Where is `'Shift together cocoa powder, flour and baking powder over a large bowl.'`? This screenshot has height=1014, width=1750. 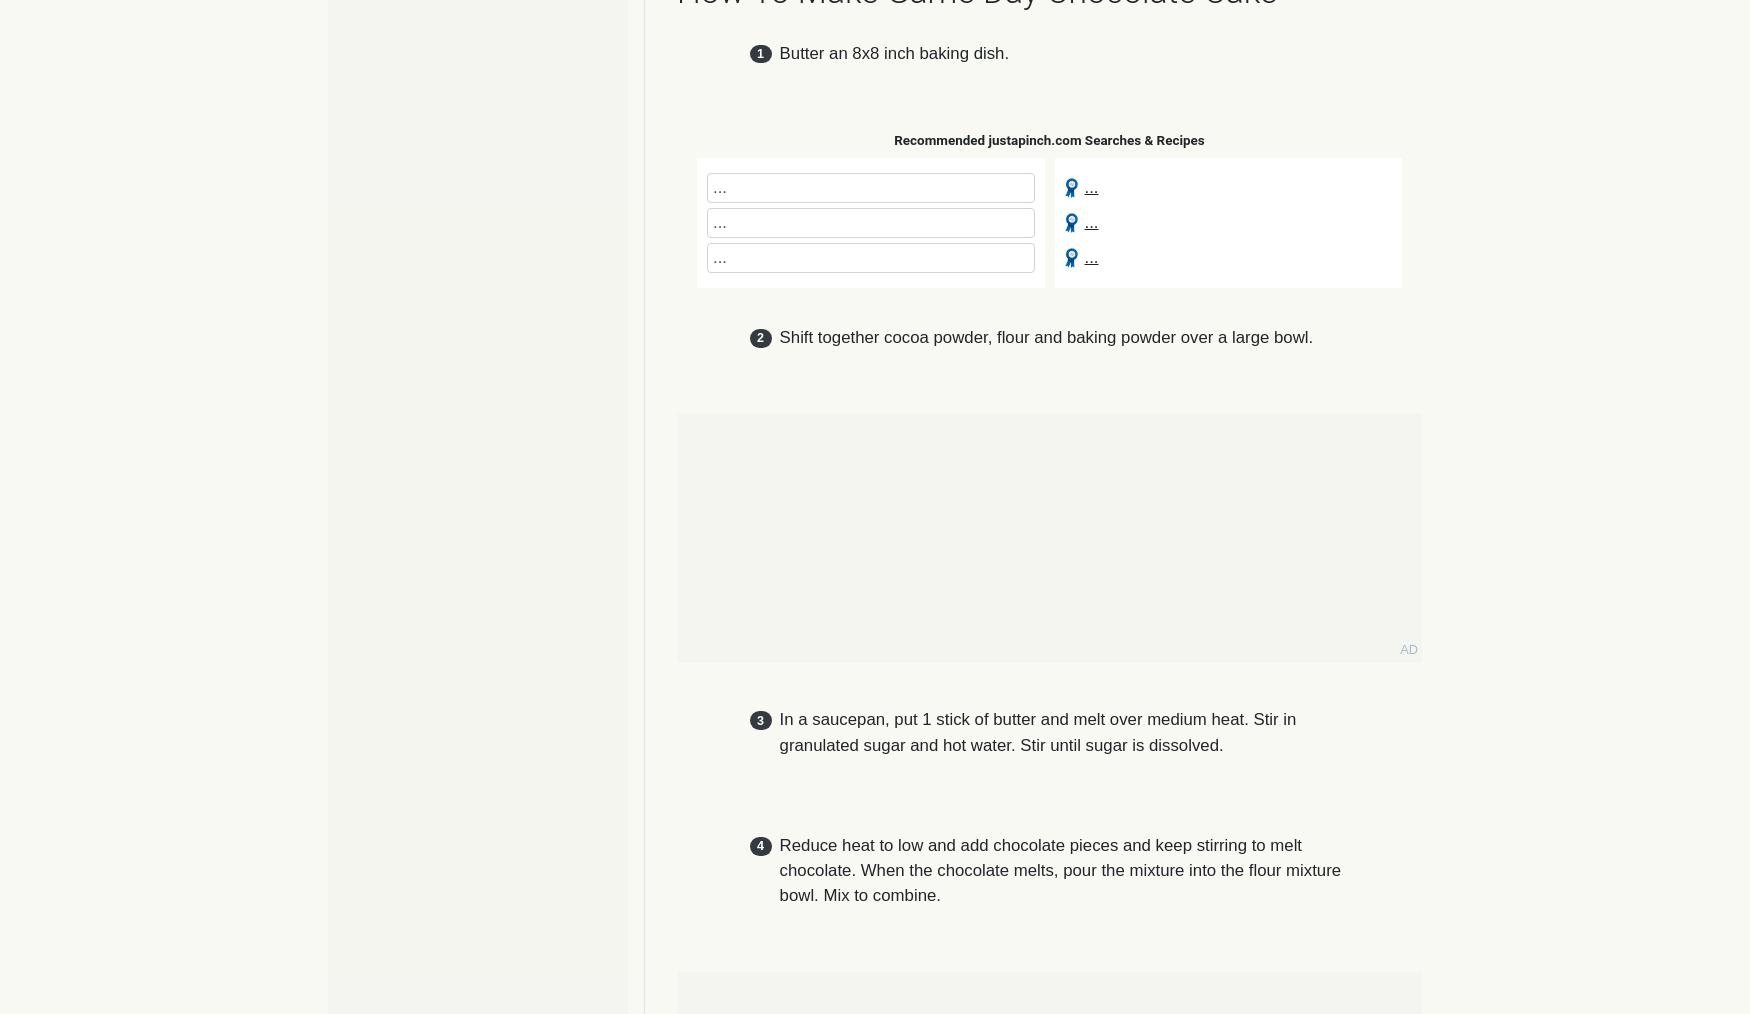 'Shift together cocoa powder, flour and baking powder over a large bowl.' is located at coordinates (1044, 337).